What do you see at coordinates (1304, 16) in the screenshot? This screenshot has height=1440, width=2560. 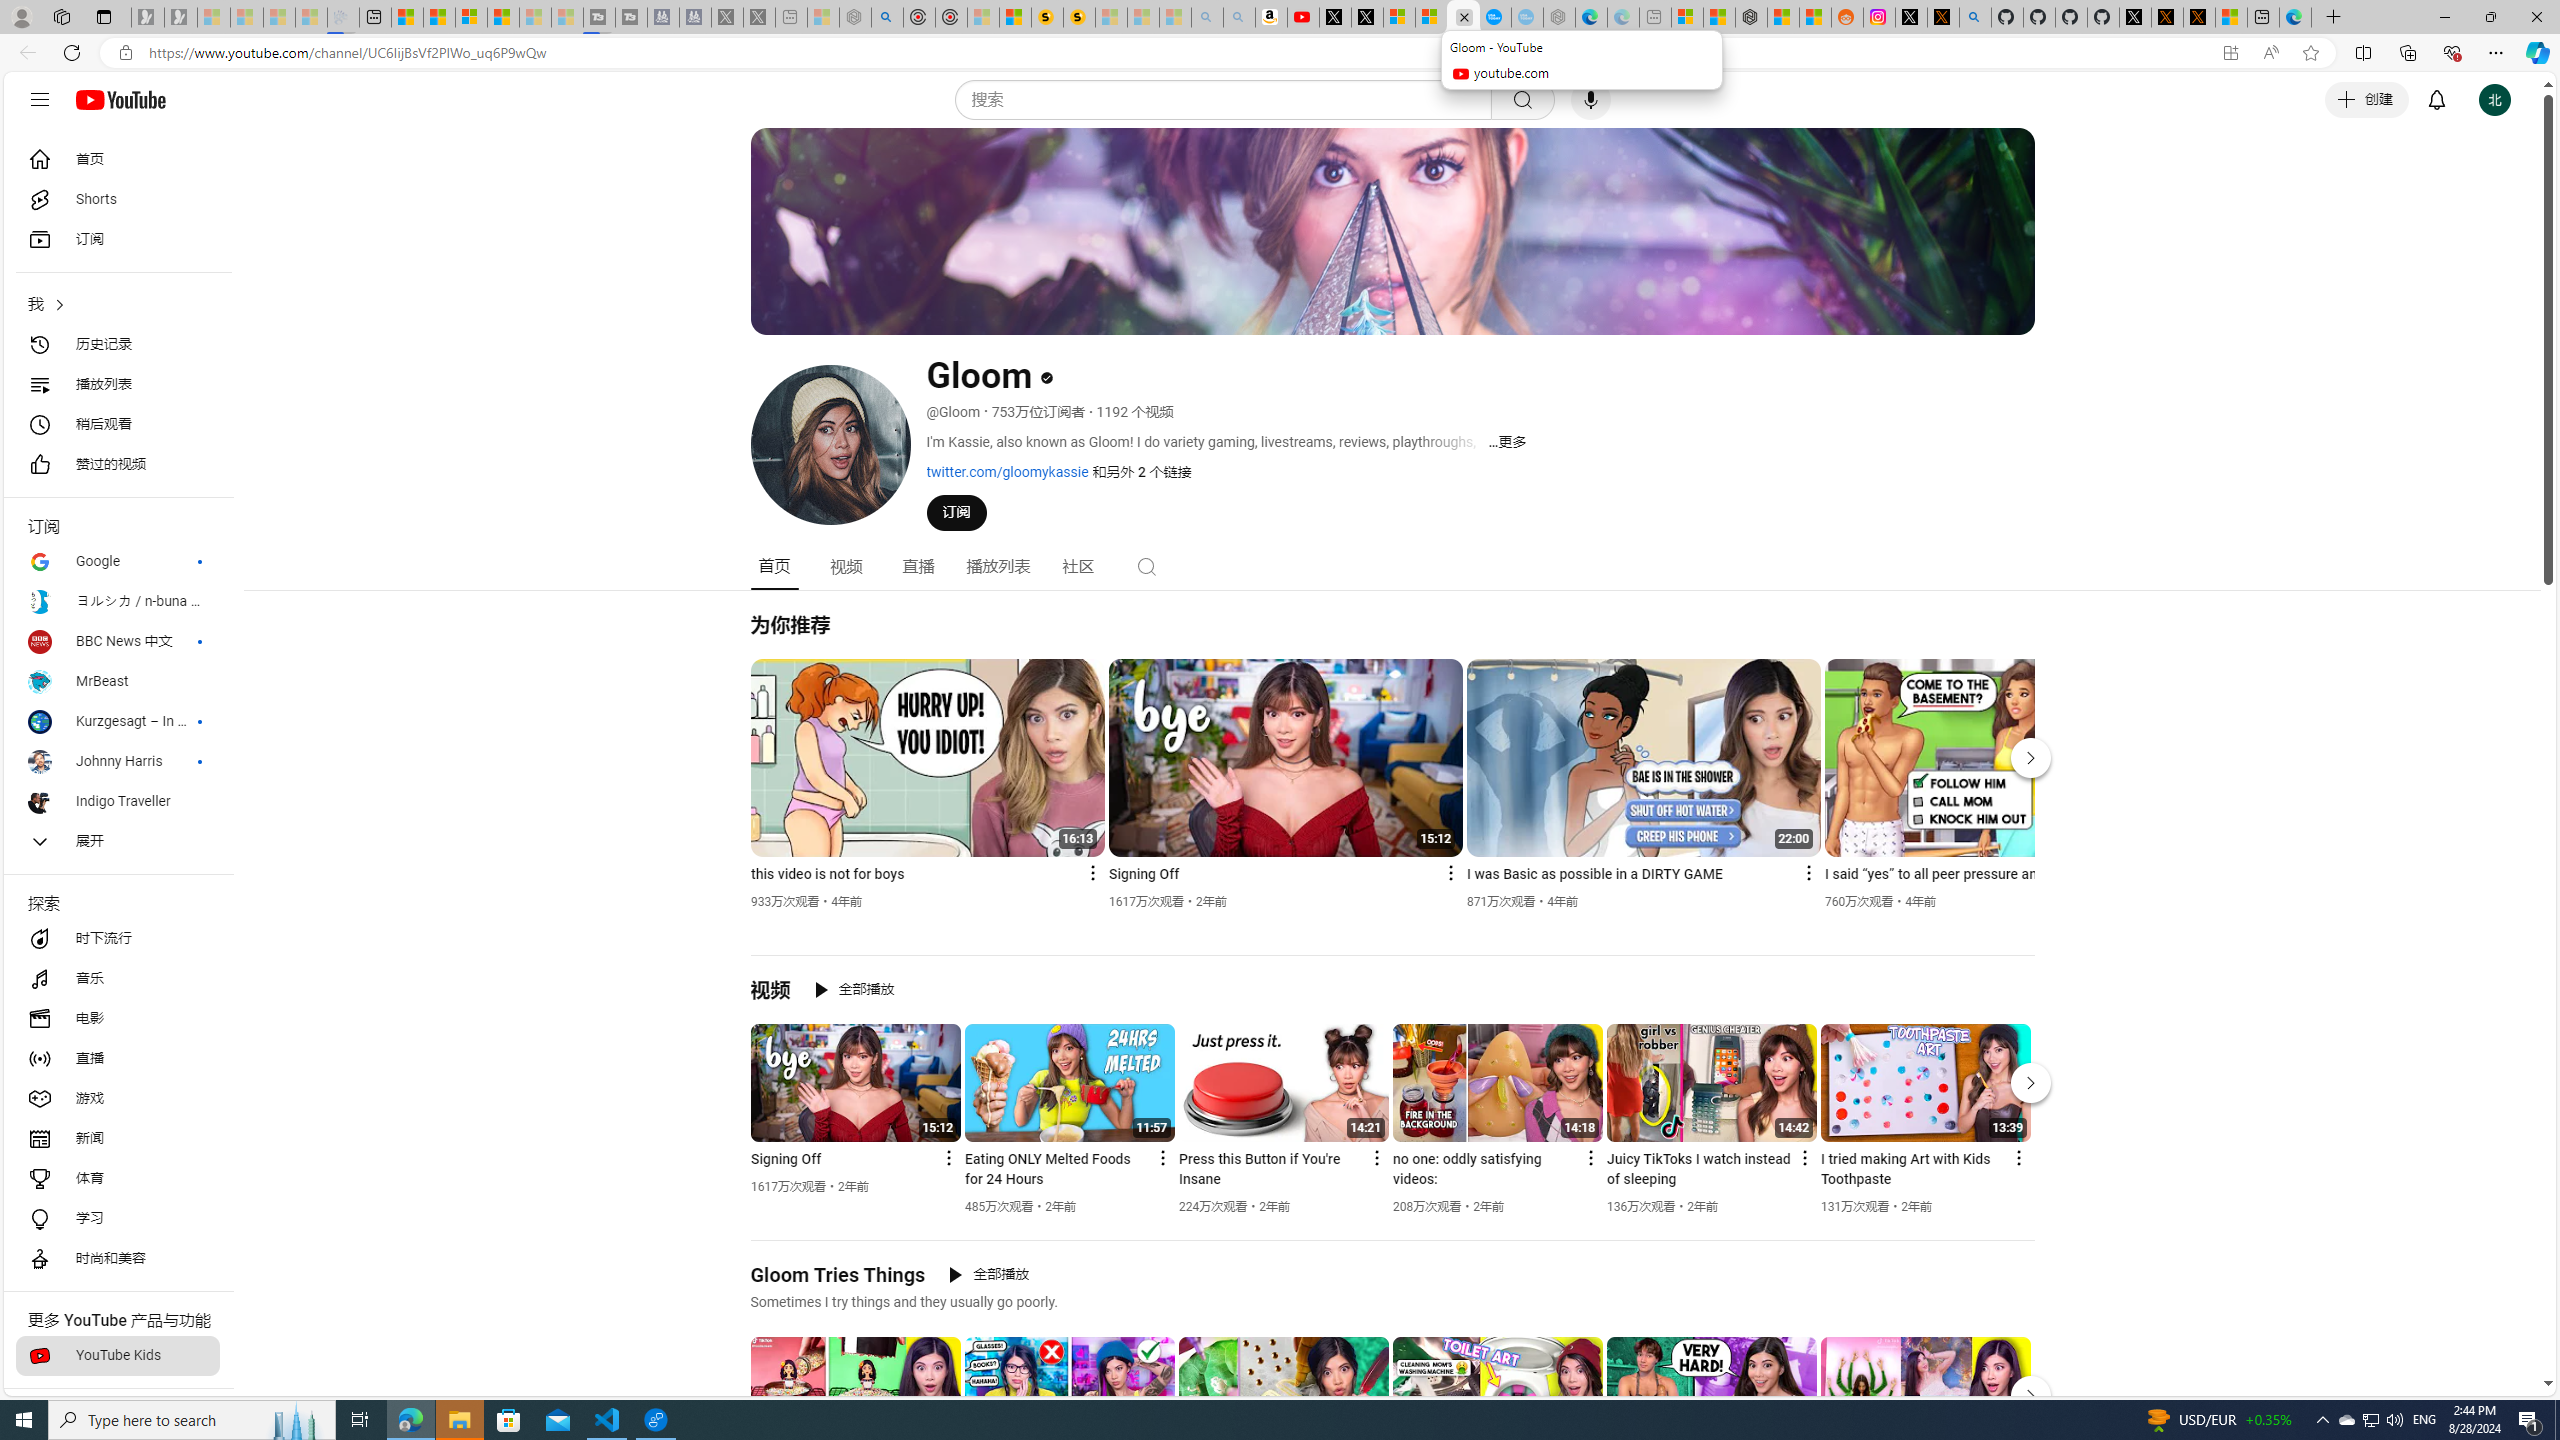 I see `'Day 1: Arriving in Yemen (surreal to be here) - YouTube'` at bounding box center [1304, 16].